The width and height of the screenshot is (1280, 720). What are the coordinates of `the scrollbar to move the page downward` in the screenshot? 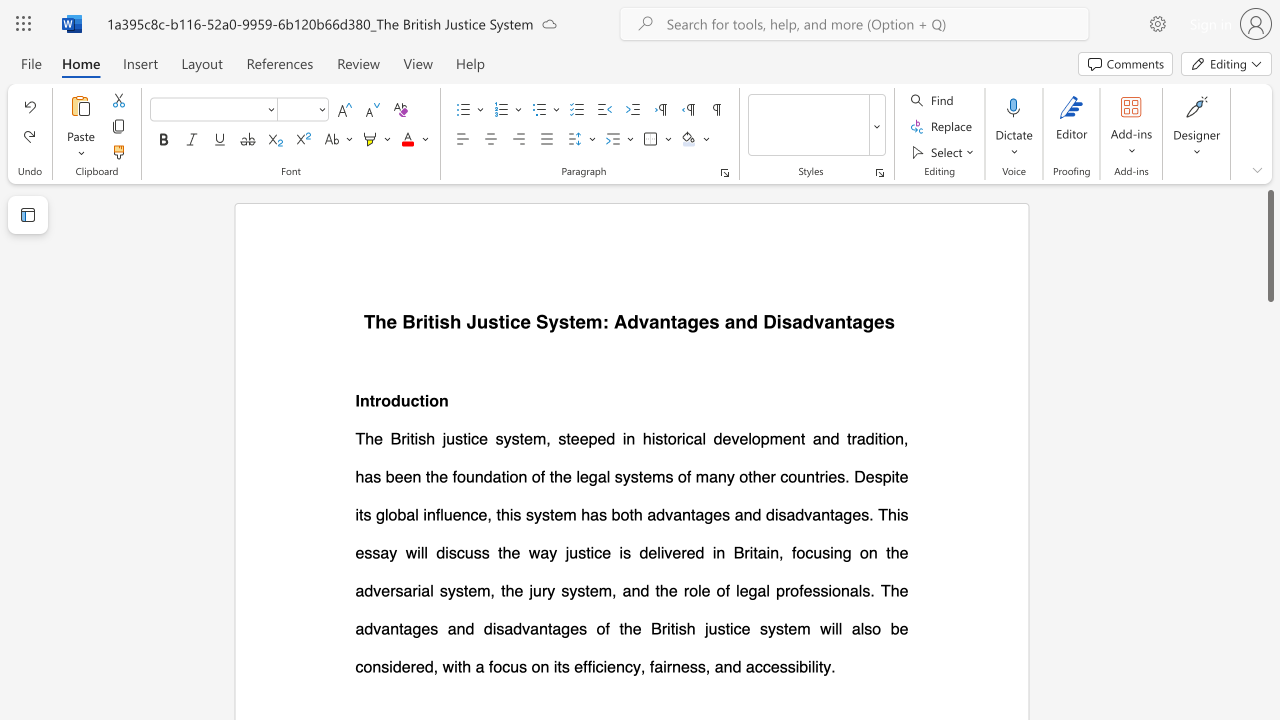 It's located at (1269, 438).